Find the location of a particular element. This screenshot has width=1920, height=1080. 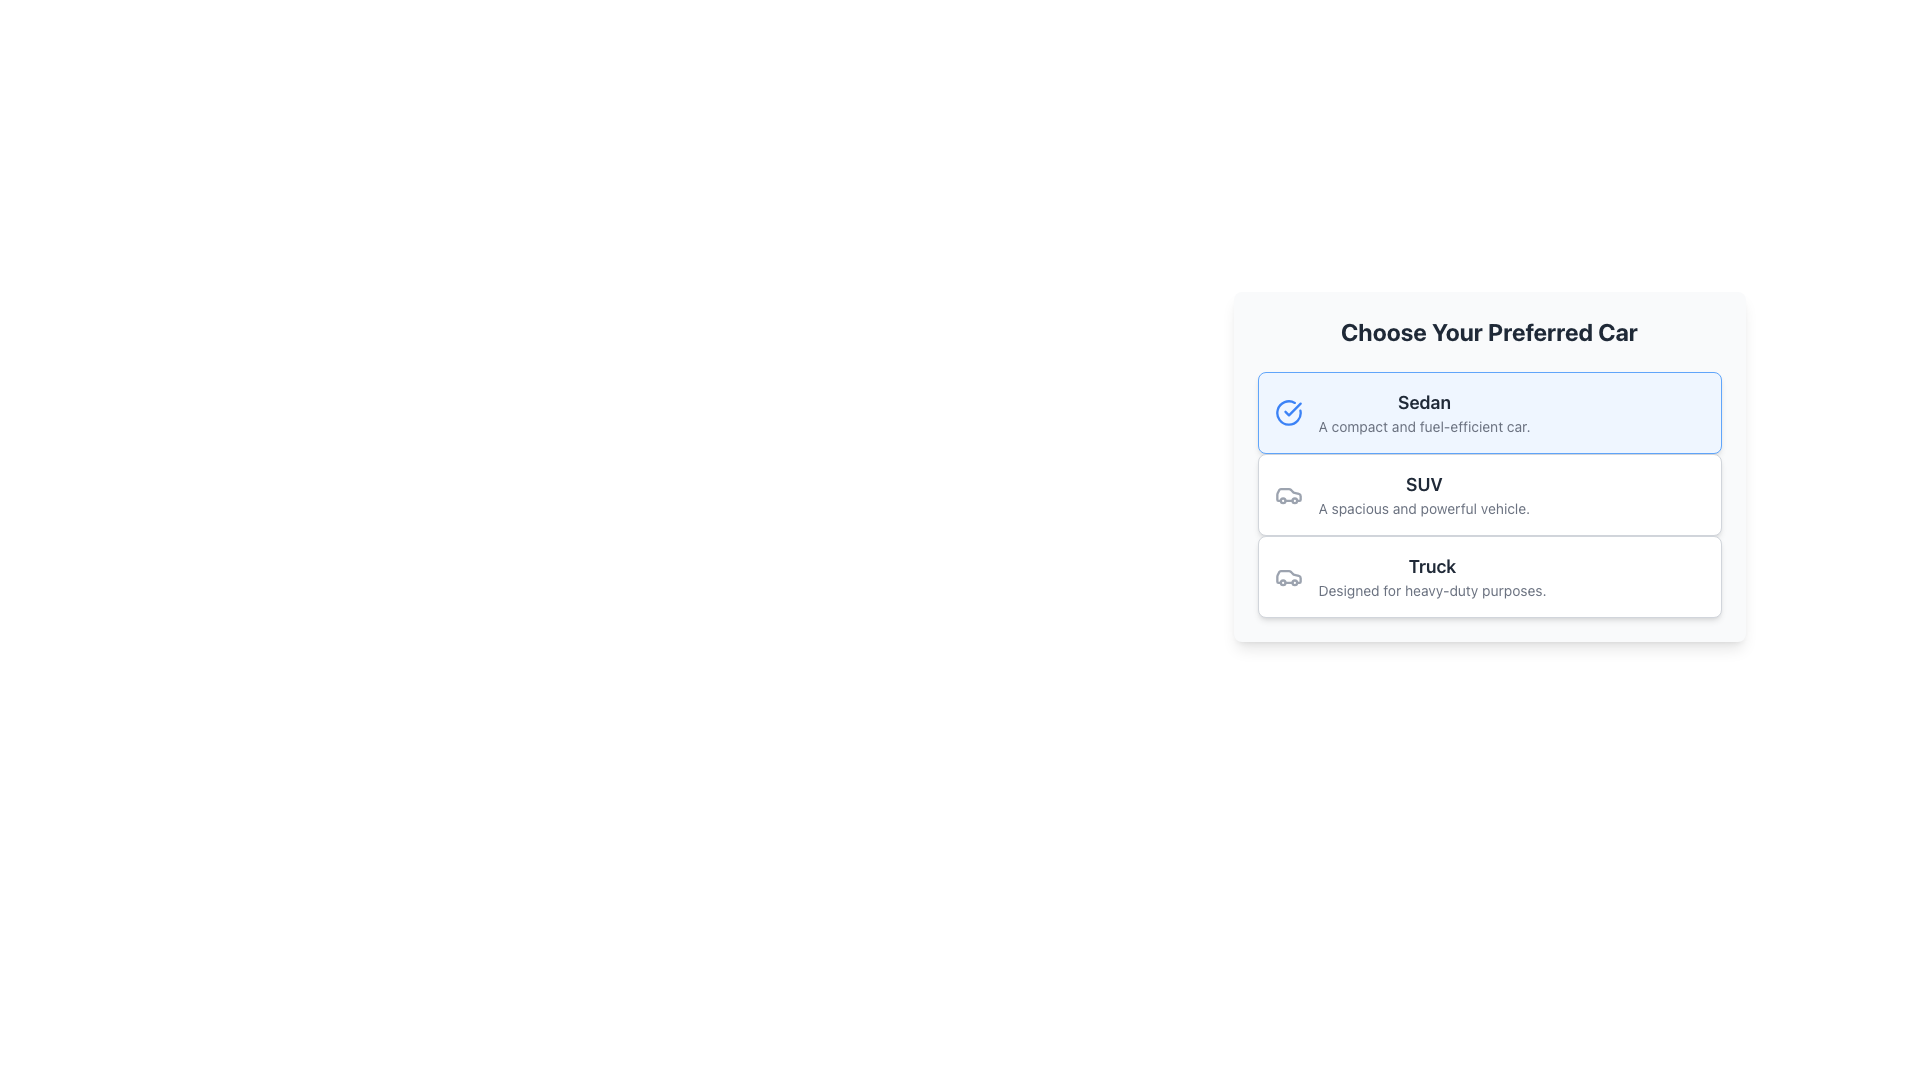

the 'SUV' icon located to the left of the 'SUV' text in the car type selection panel is located at coordinates (1288, 494).